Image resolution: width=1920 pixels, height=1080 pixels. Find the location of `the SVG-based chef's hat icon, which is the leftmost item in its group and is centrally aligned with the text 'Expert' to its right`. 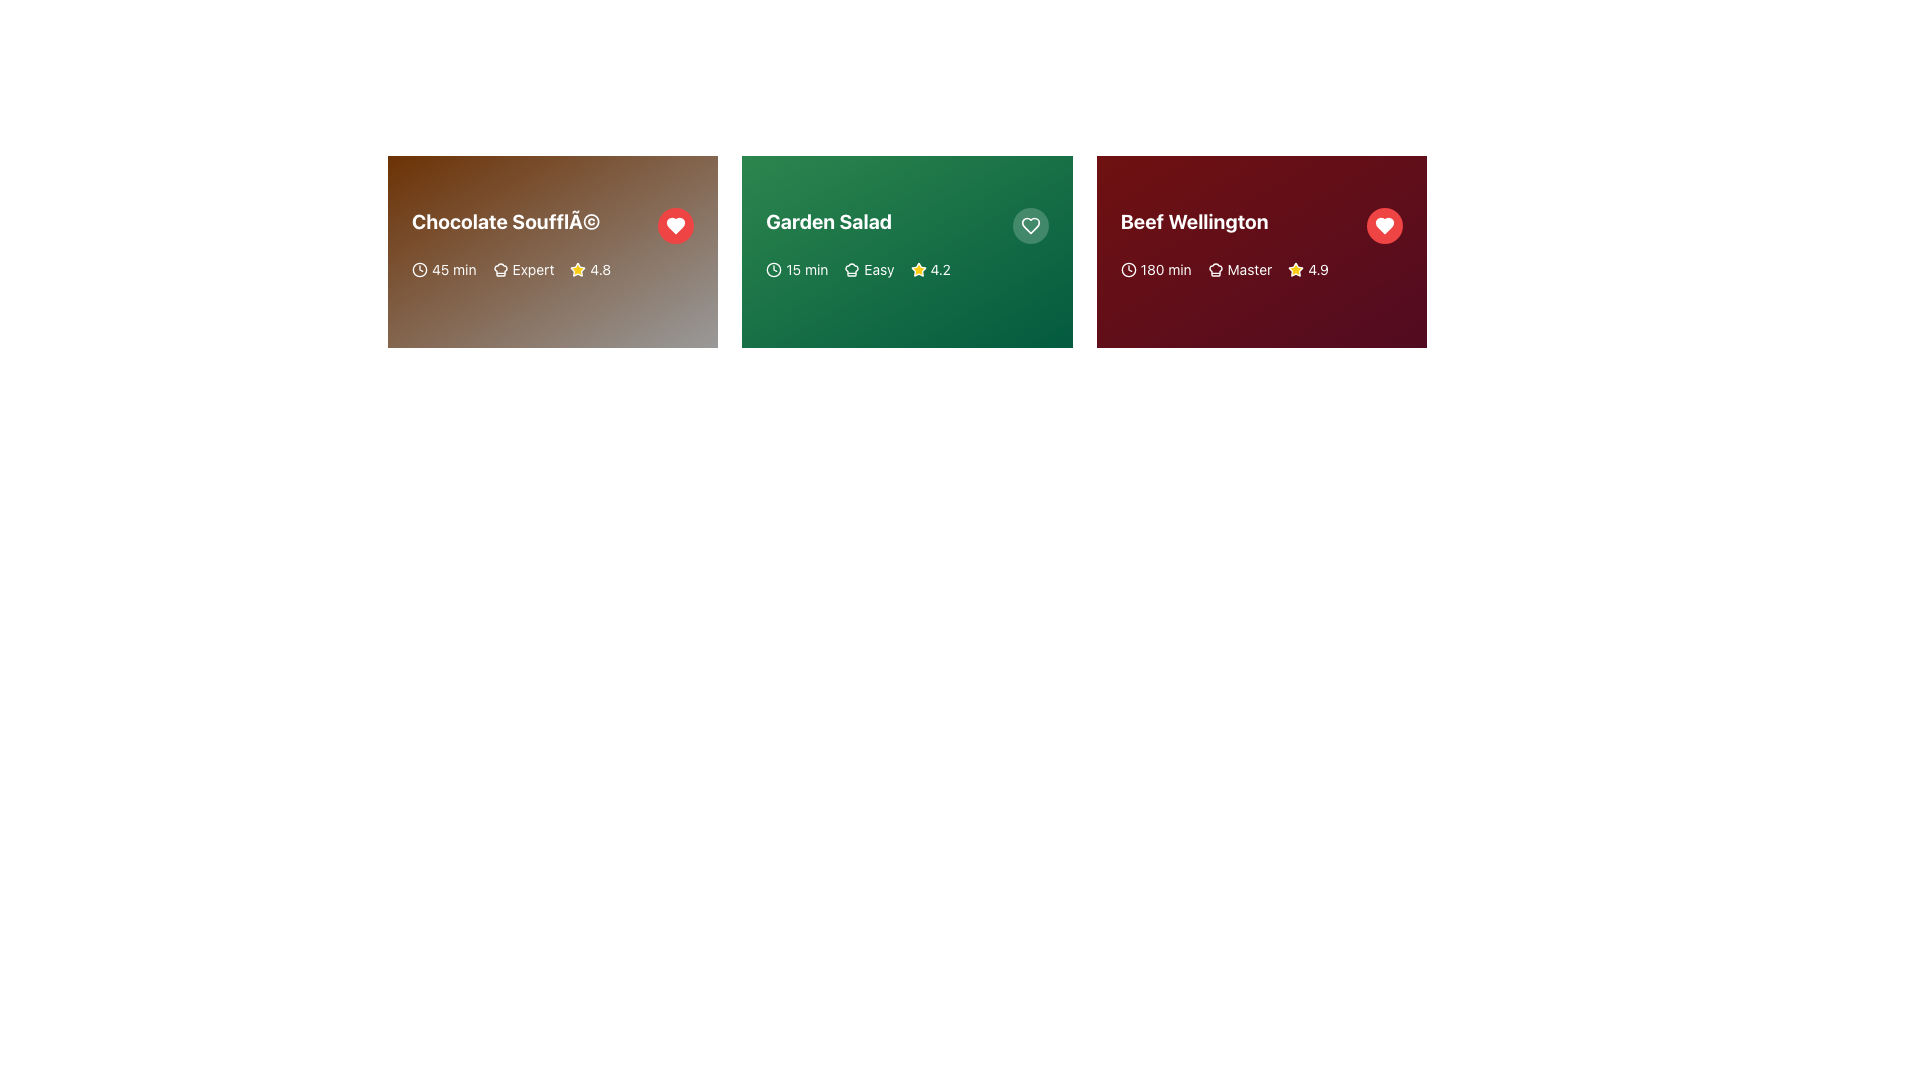

the SVG-based chef's hat icon, which is the leftmost item in its group and is centrally aligned with the text 'Expert' to its right is located at coordinates (500, 270).